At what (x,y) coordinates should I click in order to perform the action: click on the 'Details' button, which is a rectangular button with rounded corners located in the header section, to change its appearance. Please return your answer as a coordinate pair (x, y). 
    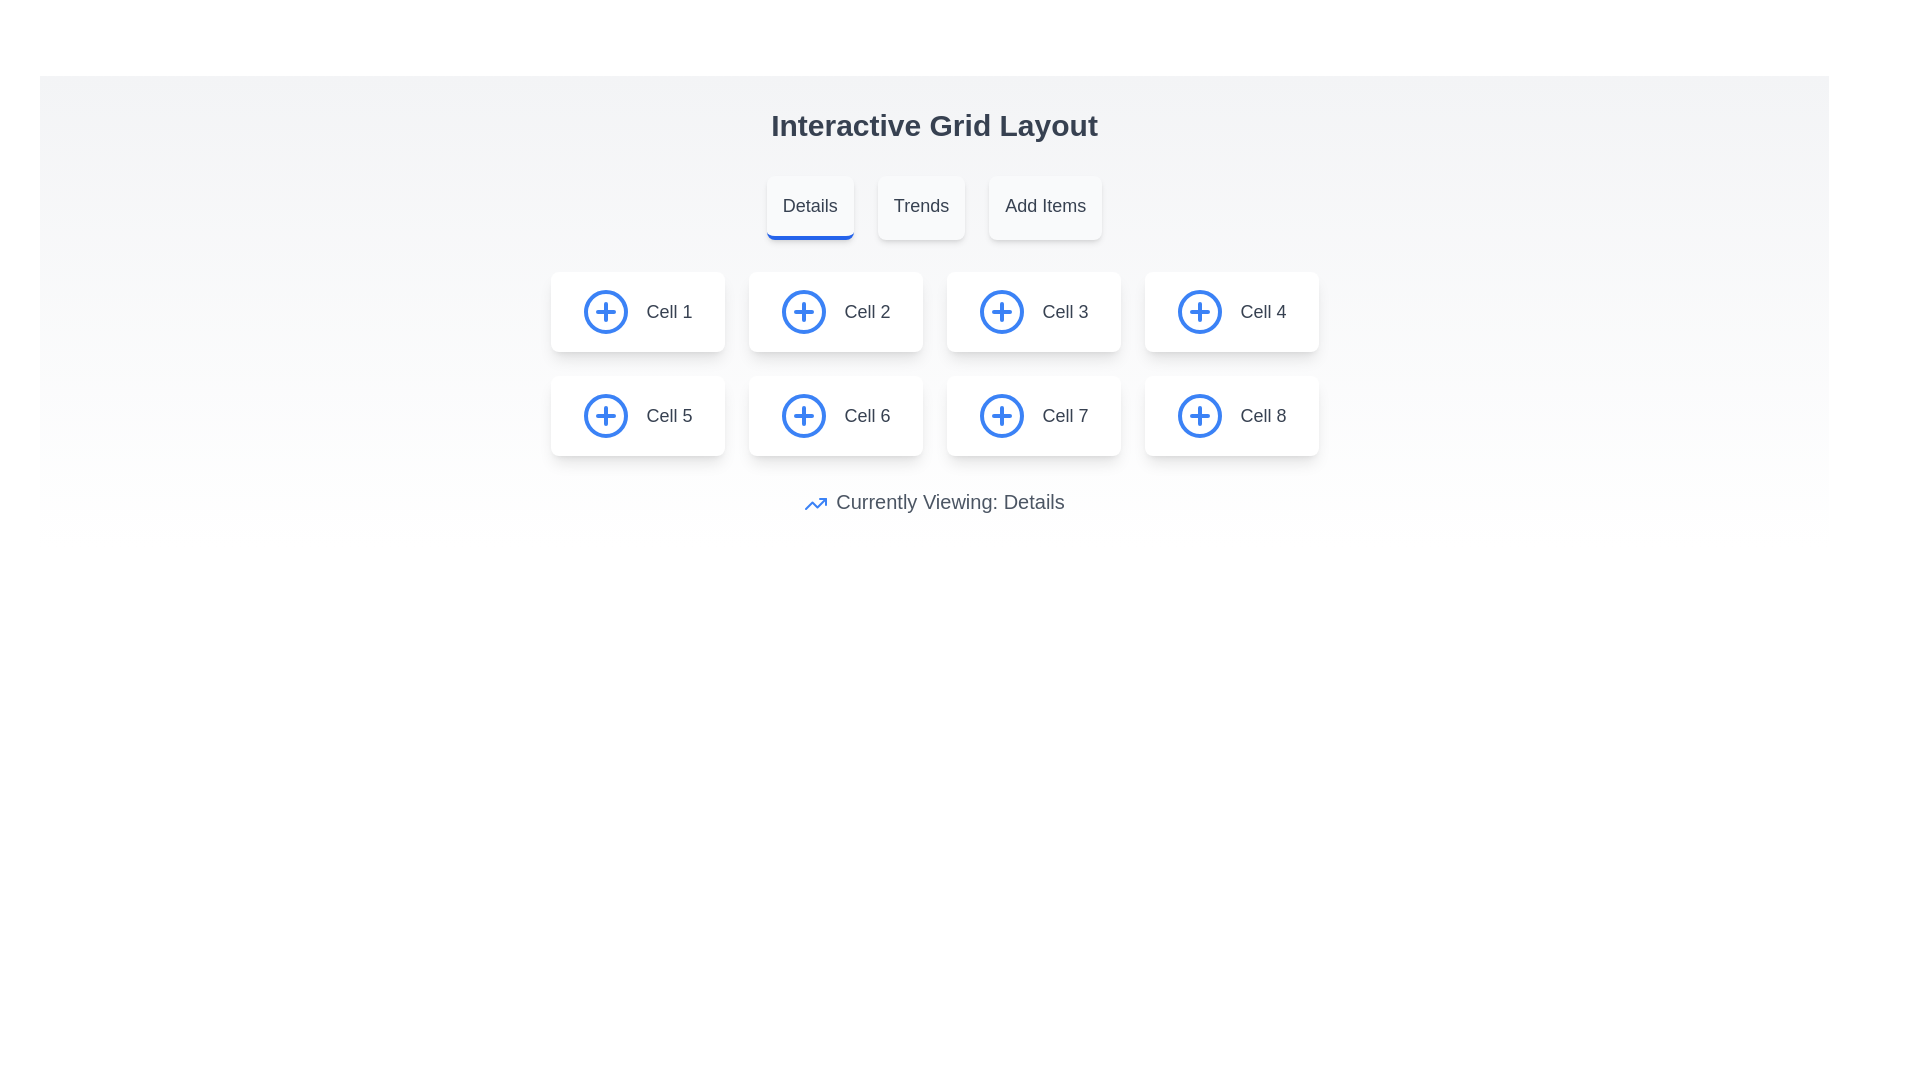
    Looking at the image, I should click on (810, 208).